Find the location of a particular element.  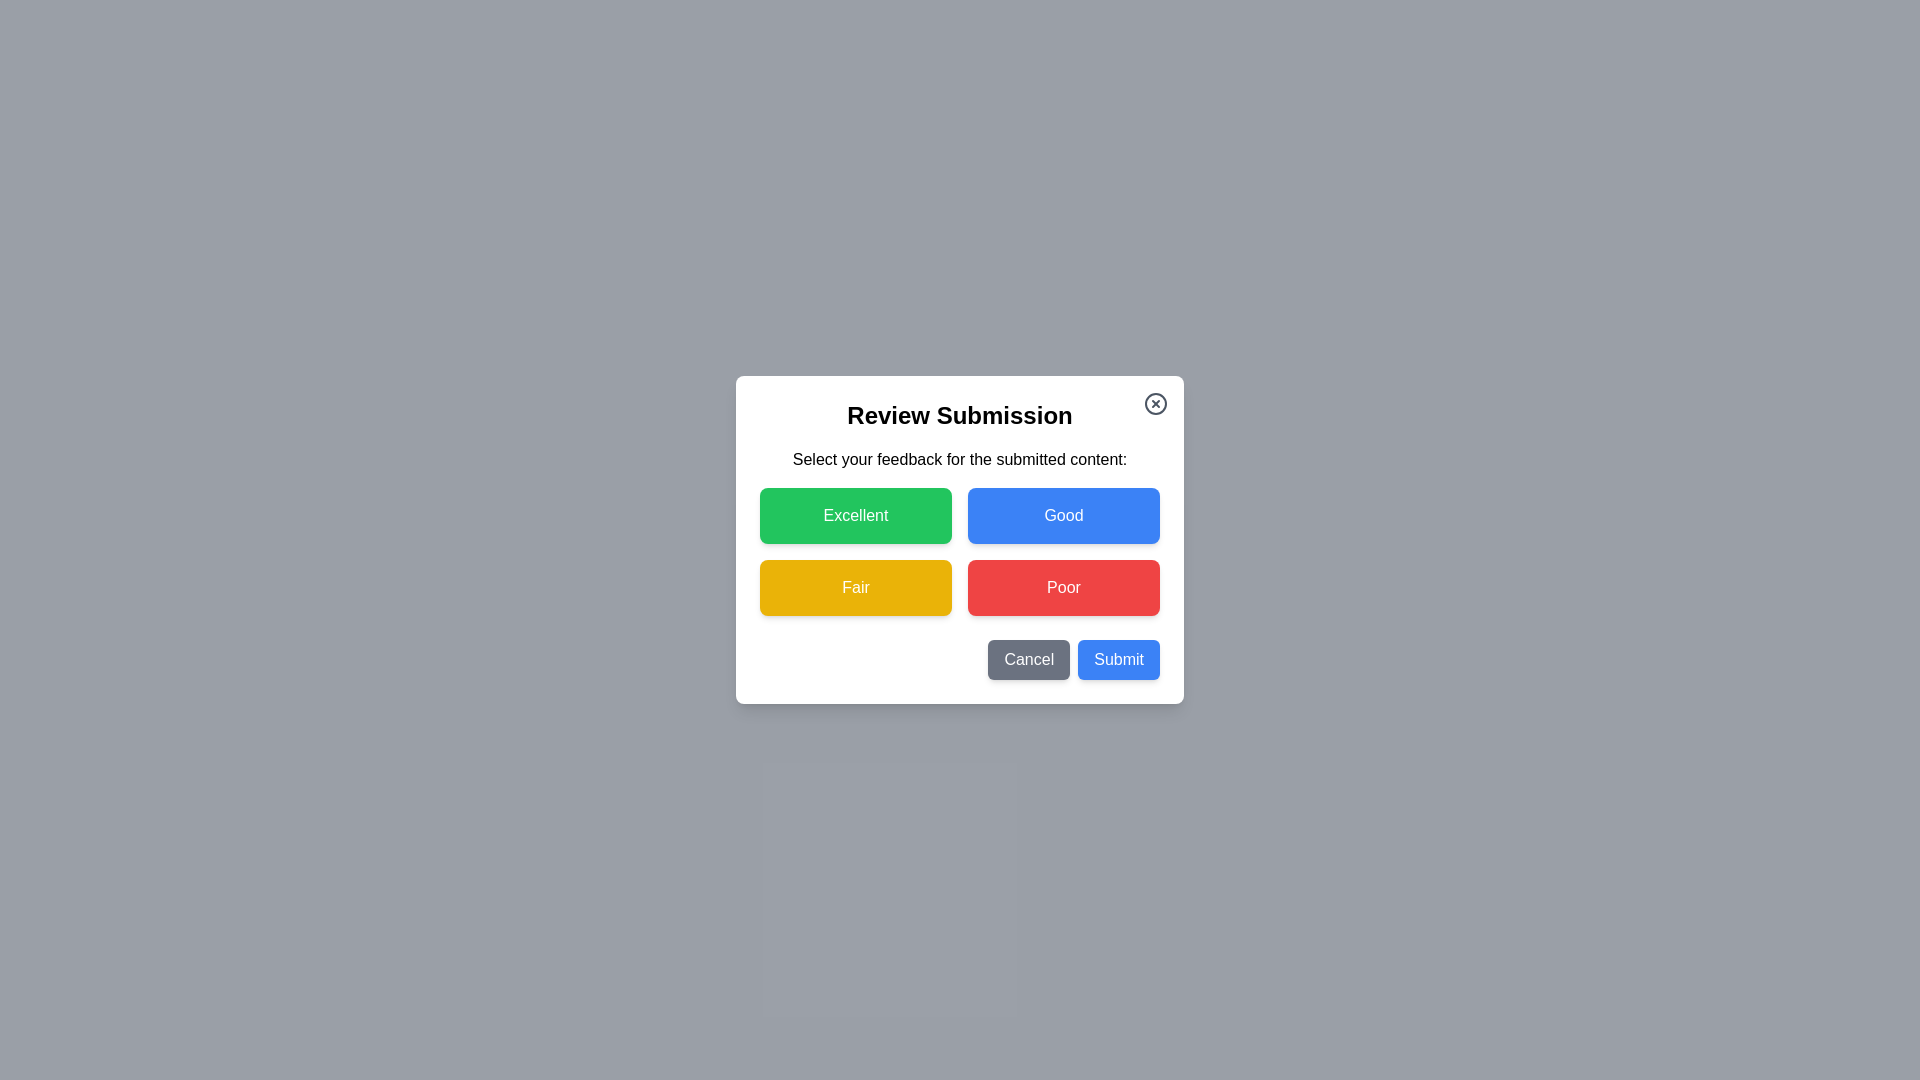

the close button in the top-right corner of the dialog to close it is located at coordinates (1156, 404).